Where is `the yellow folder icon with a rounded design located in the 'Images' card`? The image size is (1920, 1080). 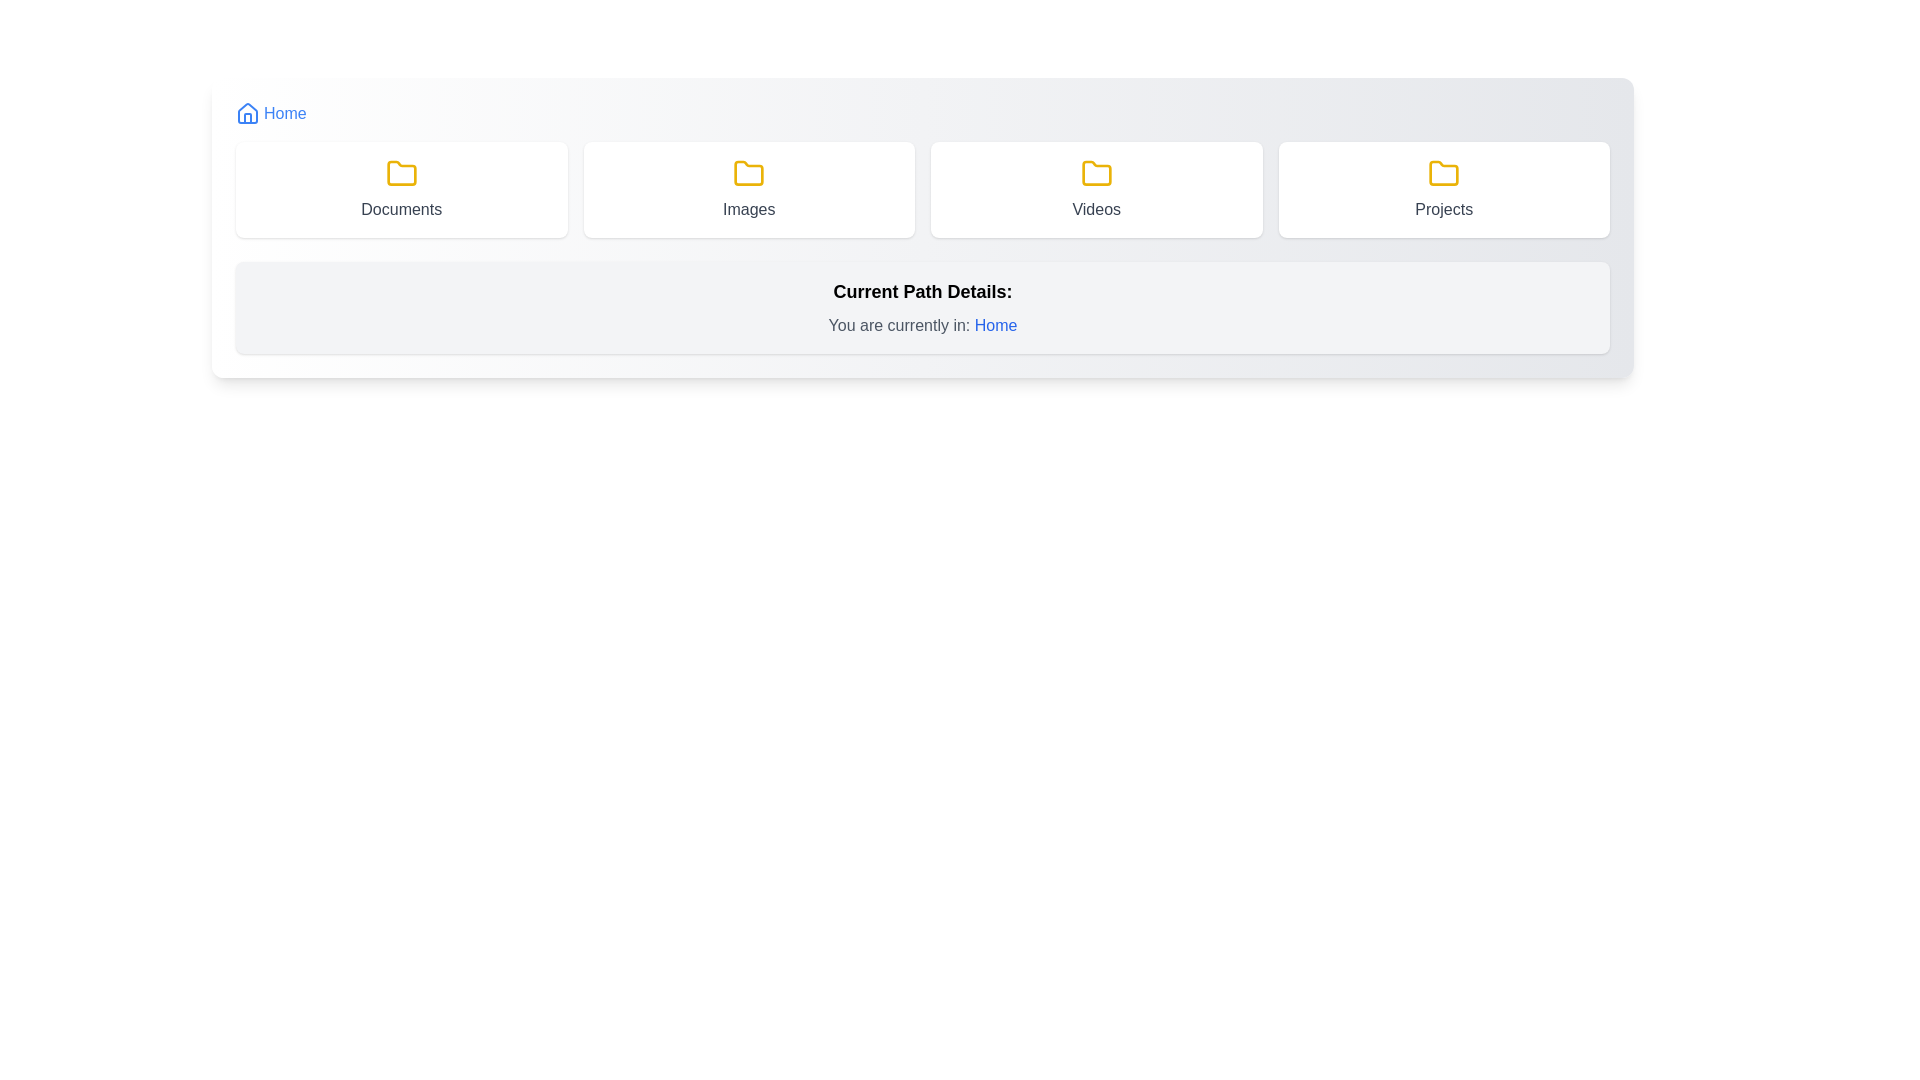
the yellow folder icon with a rounded design located in the 'Images' card is located at coordinates (748, 172).